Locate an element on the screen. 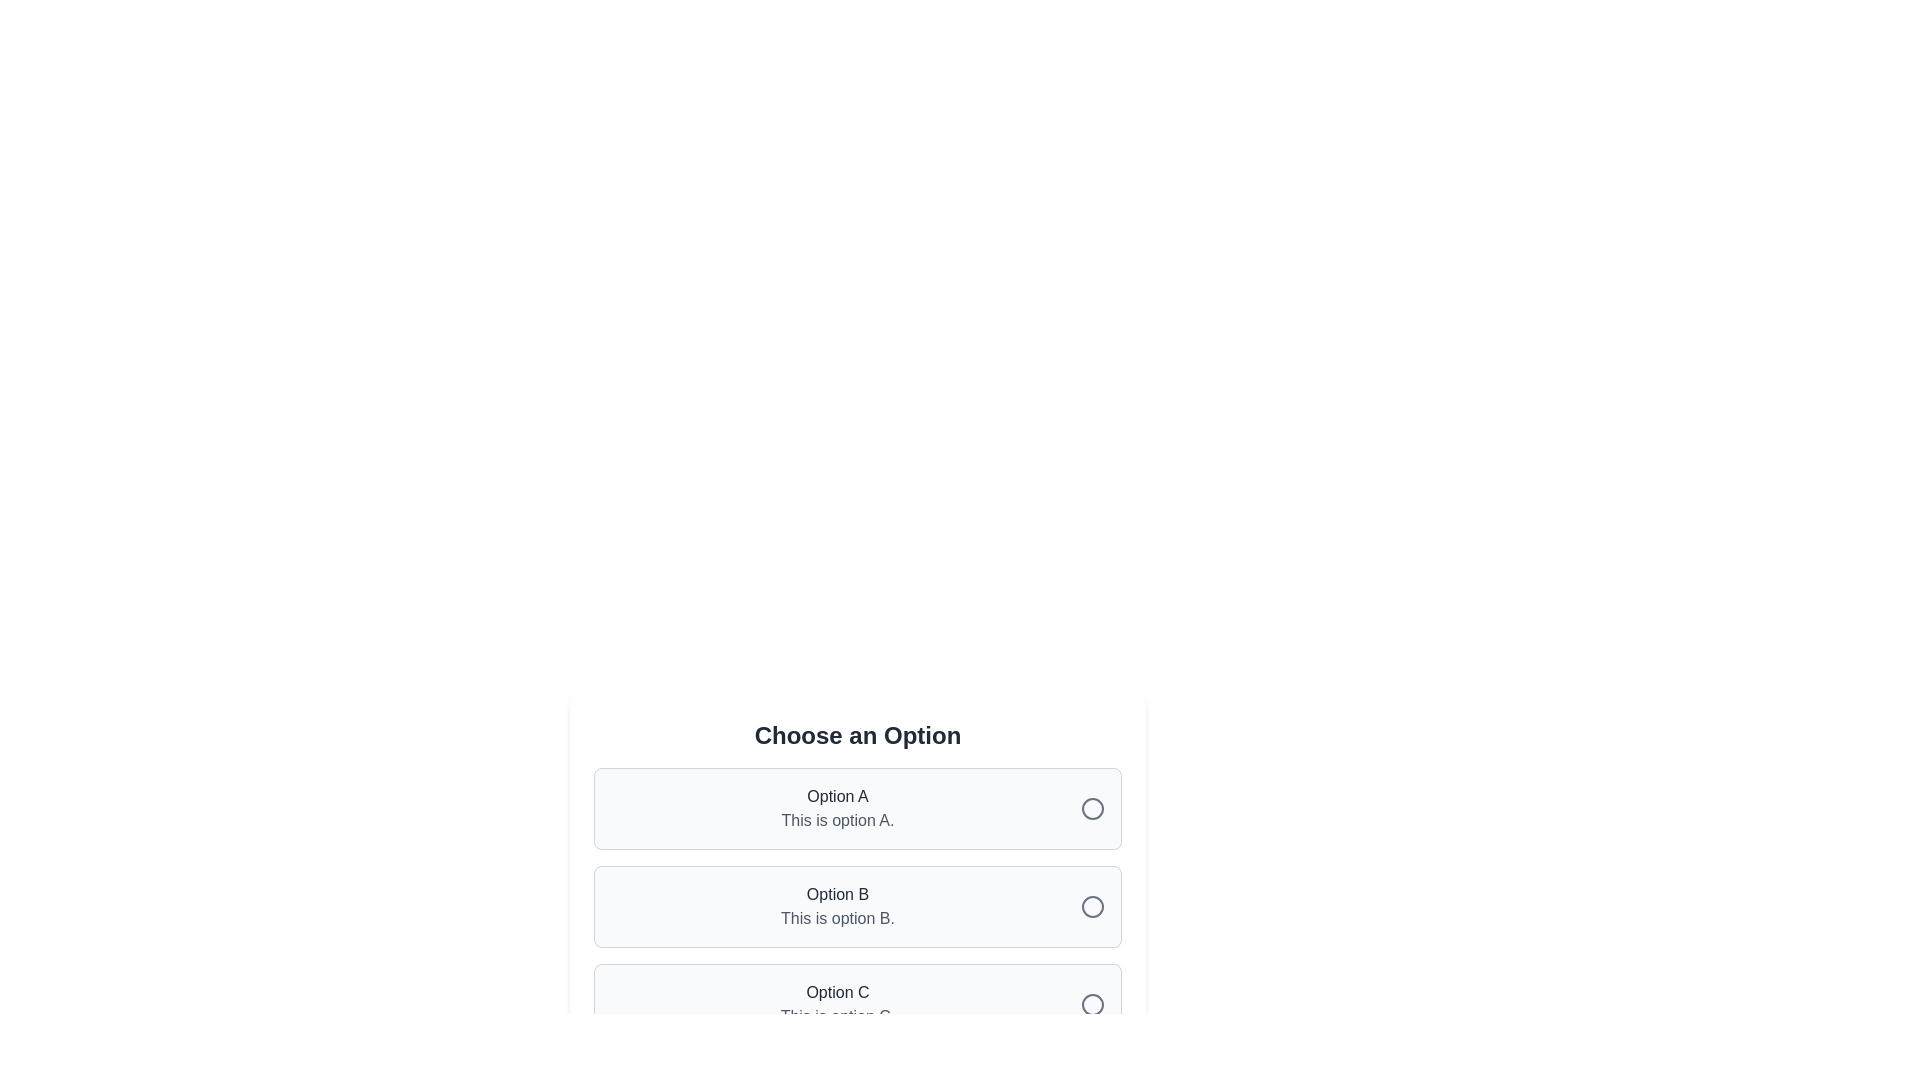  text label that says 'This is option A.' which is styled in lighter gray and positioned below the main title 'Option A.' is located at coordinates (838, 821).